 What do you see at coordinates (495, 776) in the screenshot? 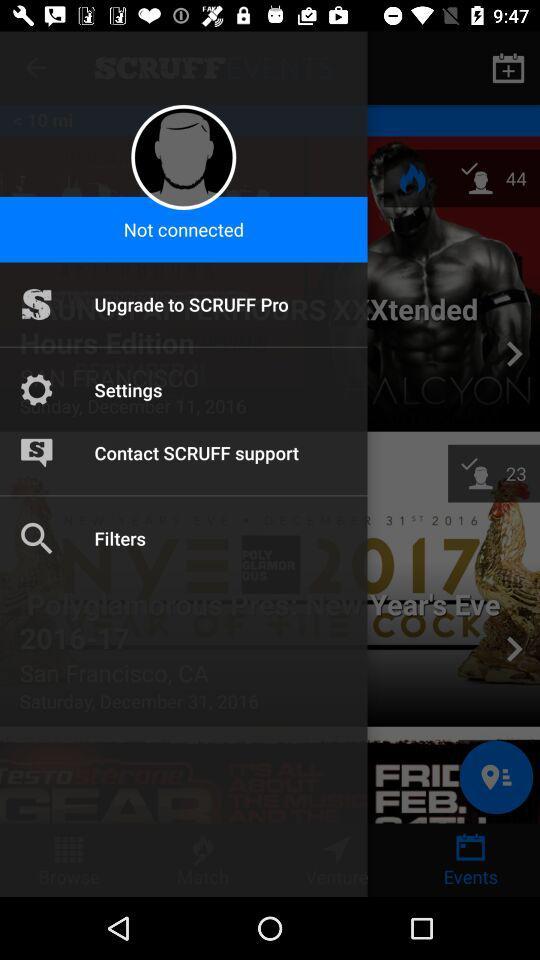
I see `the location icon` at bounding box center [495, 776].